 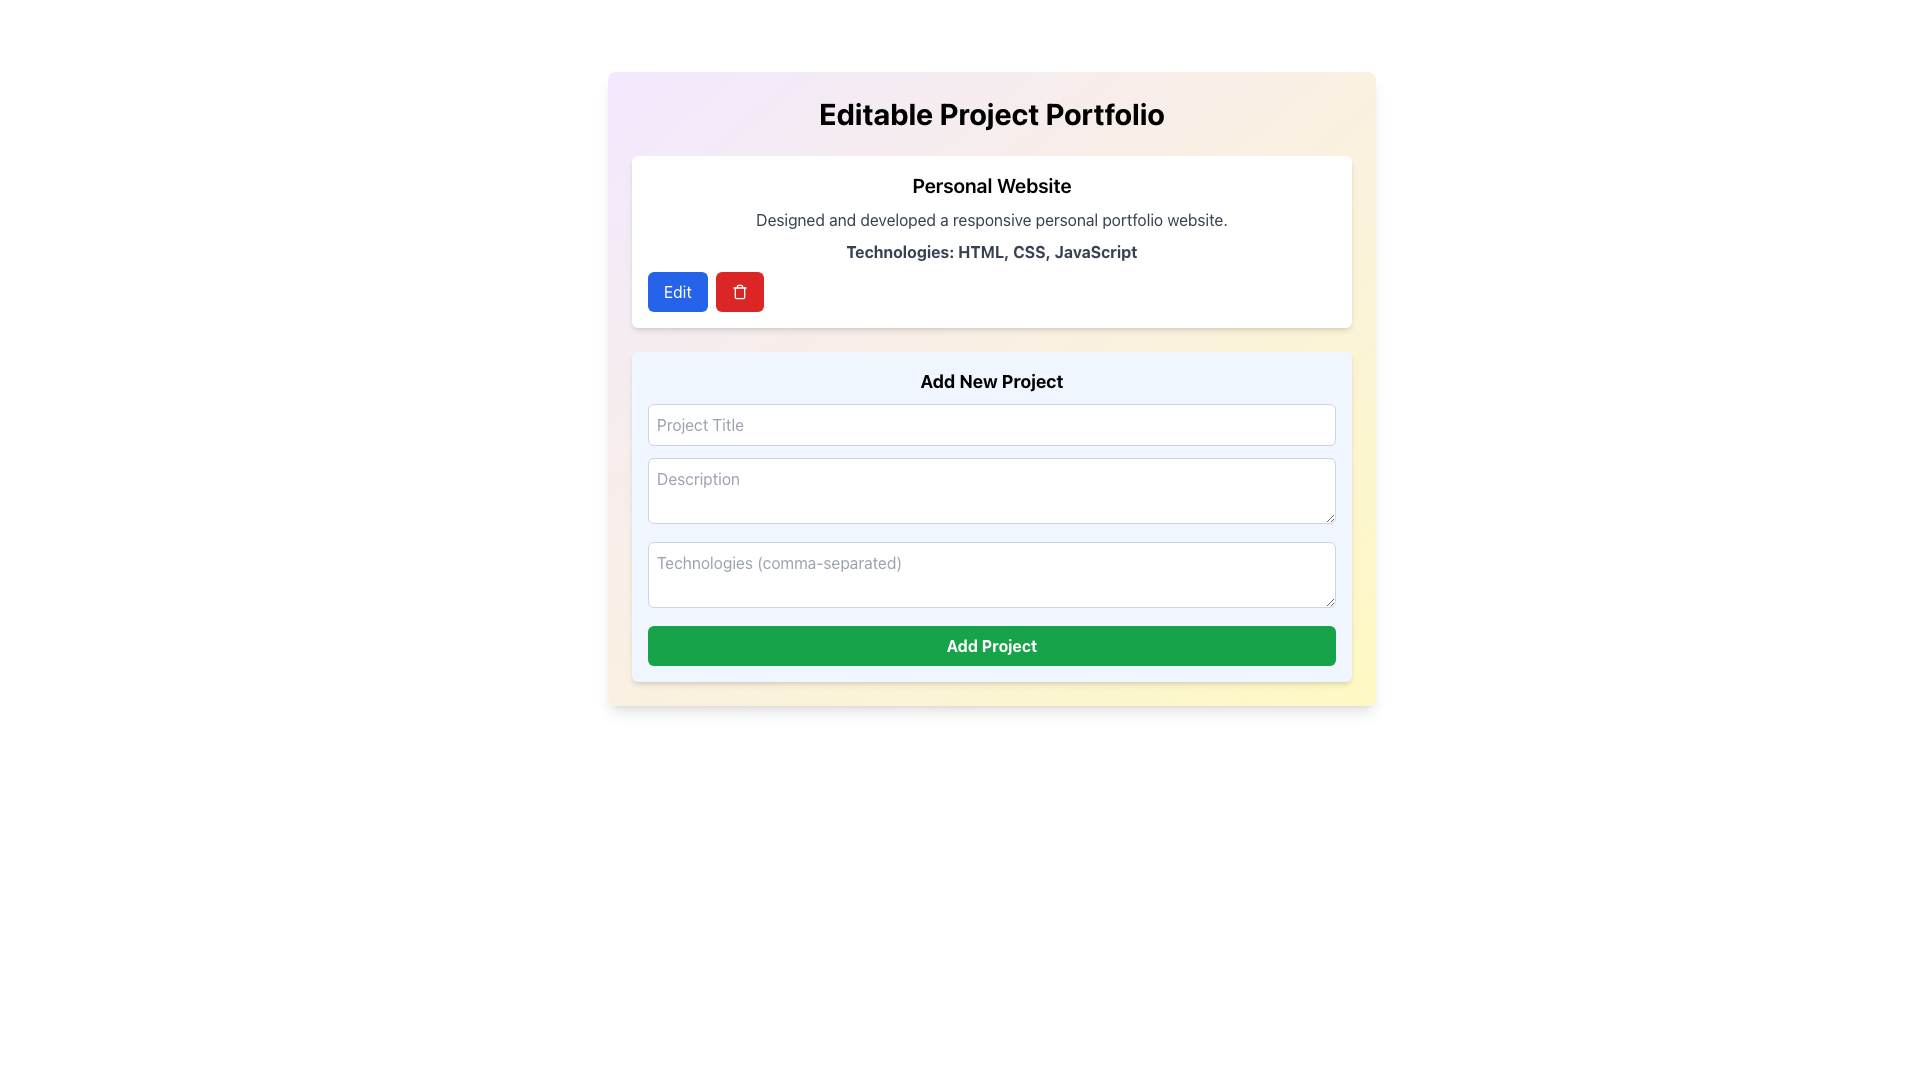 I want to click on the red rectangular delete button with a trash bin icon, located to the right of the blue 'Edit' button, below the 'Personal Website' heading, so click(x=738, y=292).